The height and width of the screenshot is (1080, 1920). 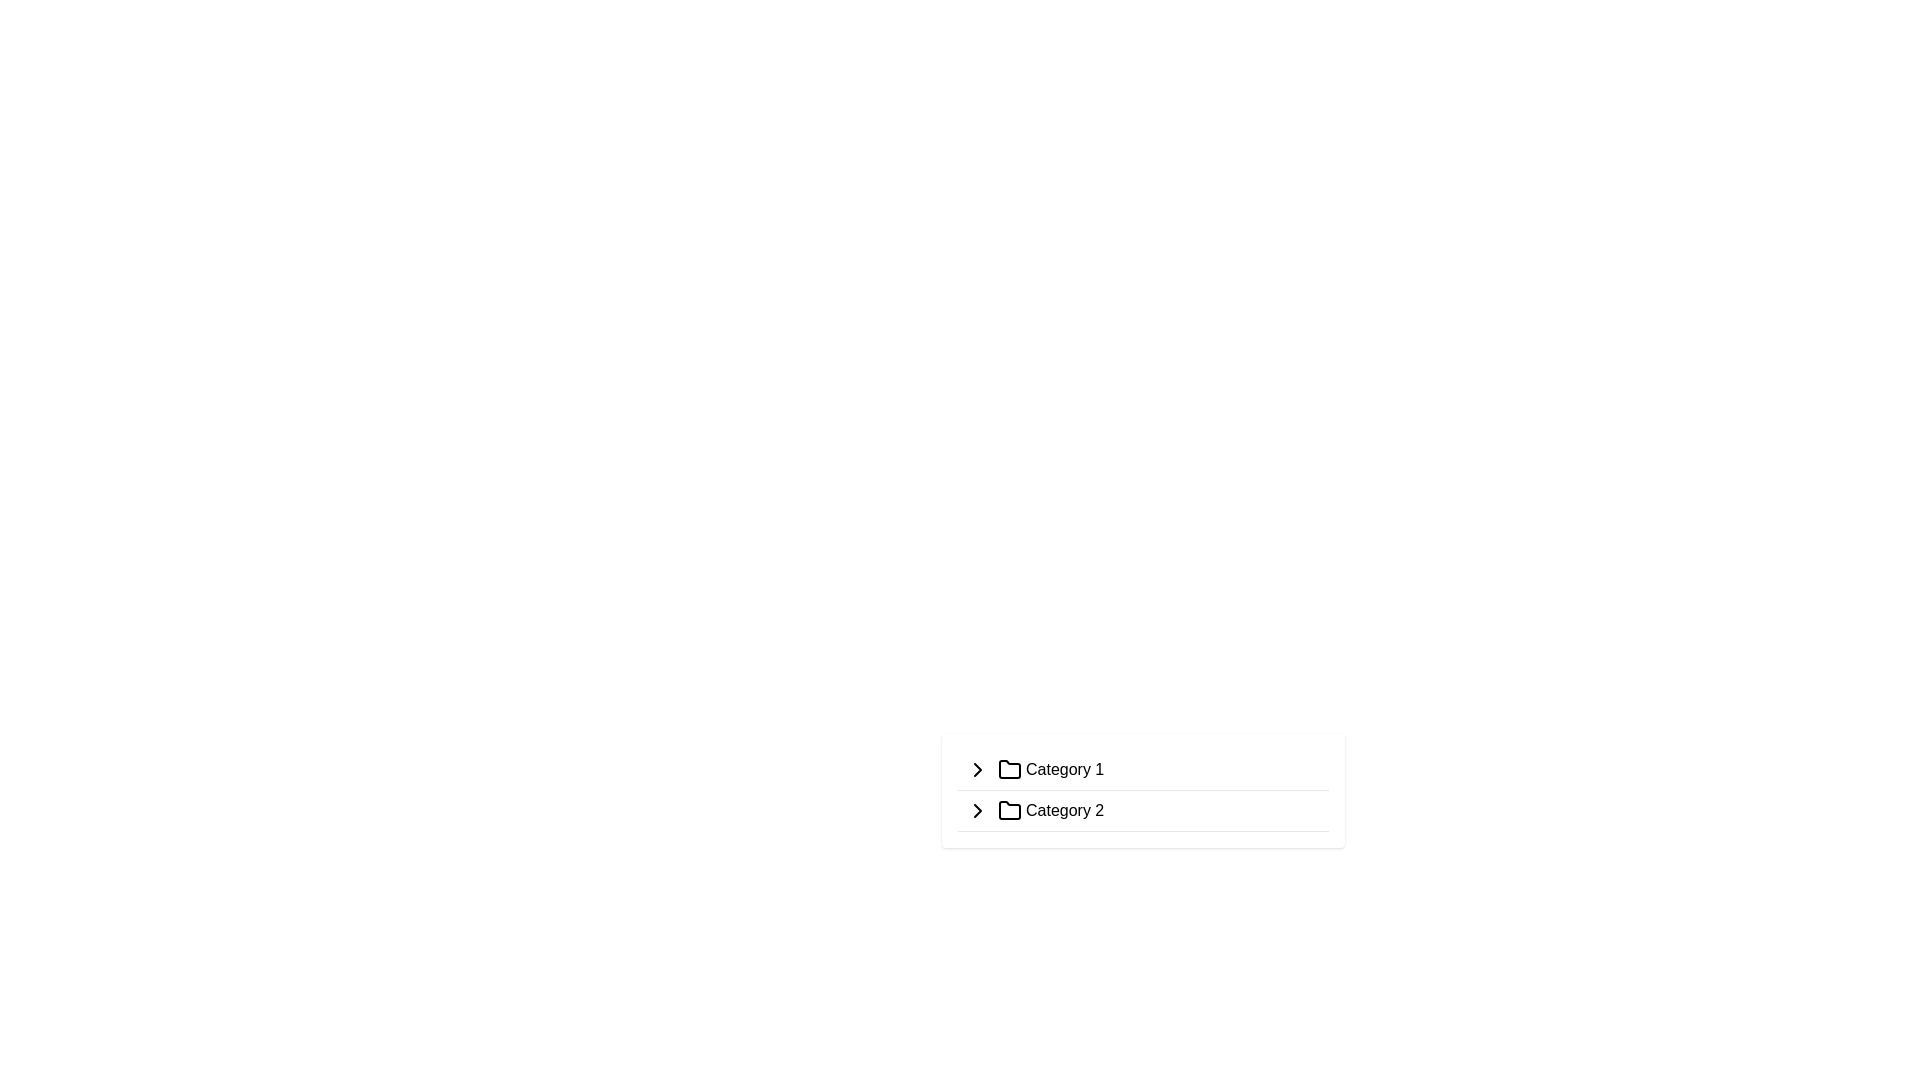 What do you see at coordinates (978, 769) in the screenshot?
I see `the triangle icon to the left of the 'Category 1' text label` at bounding box center [978, 769].